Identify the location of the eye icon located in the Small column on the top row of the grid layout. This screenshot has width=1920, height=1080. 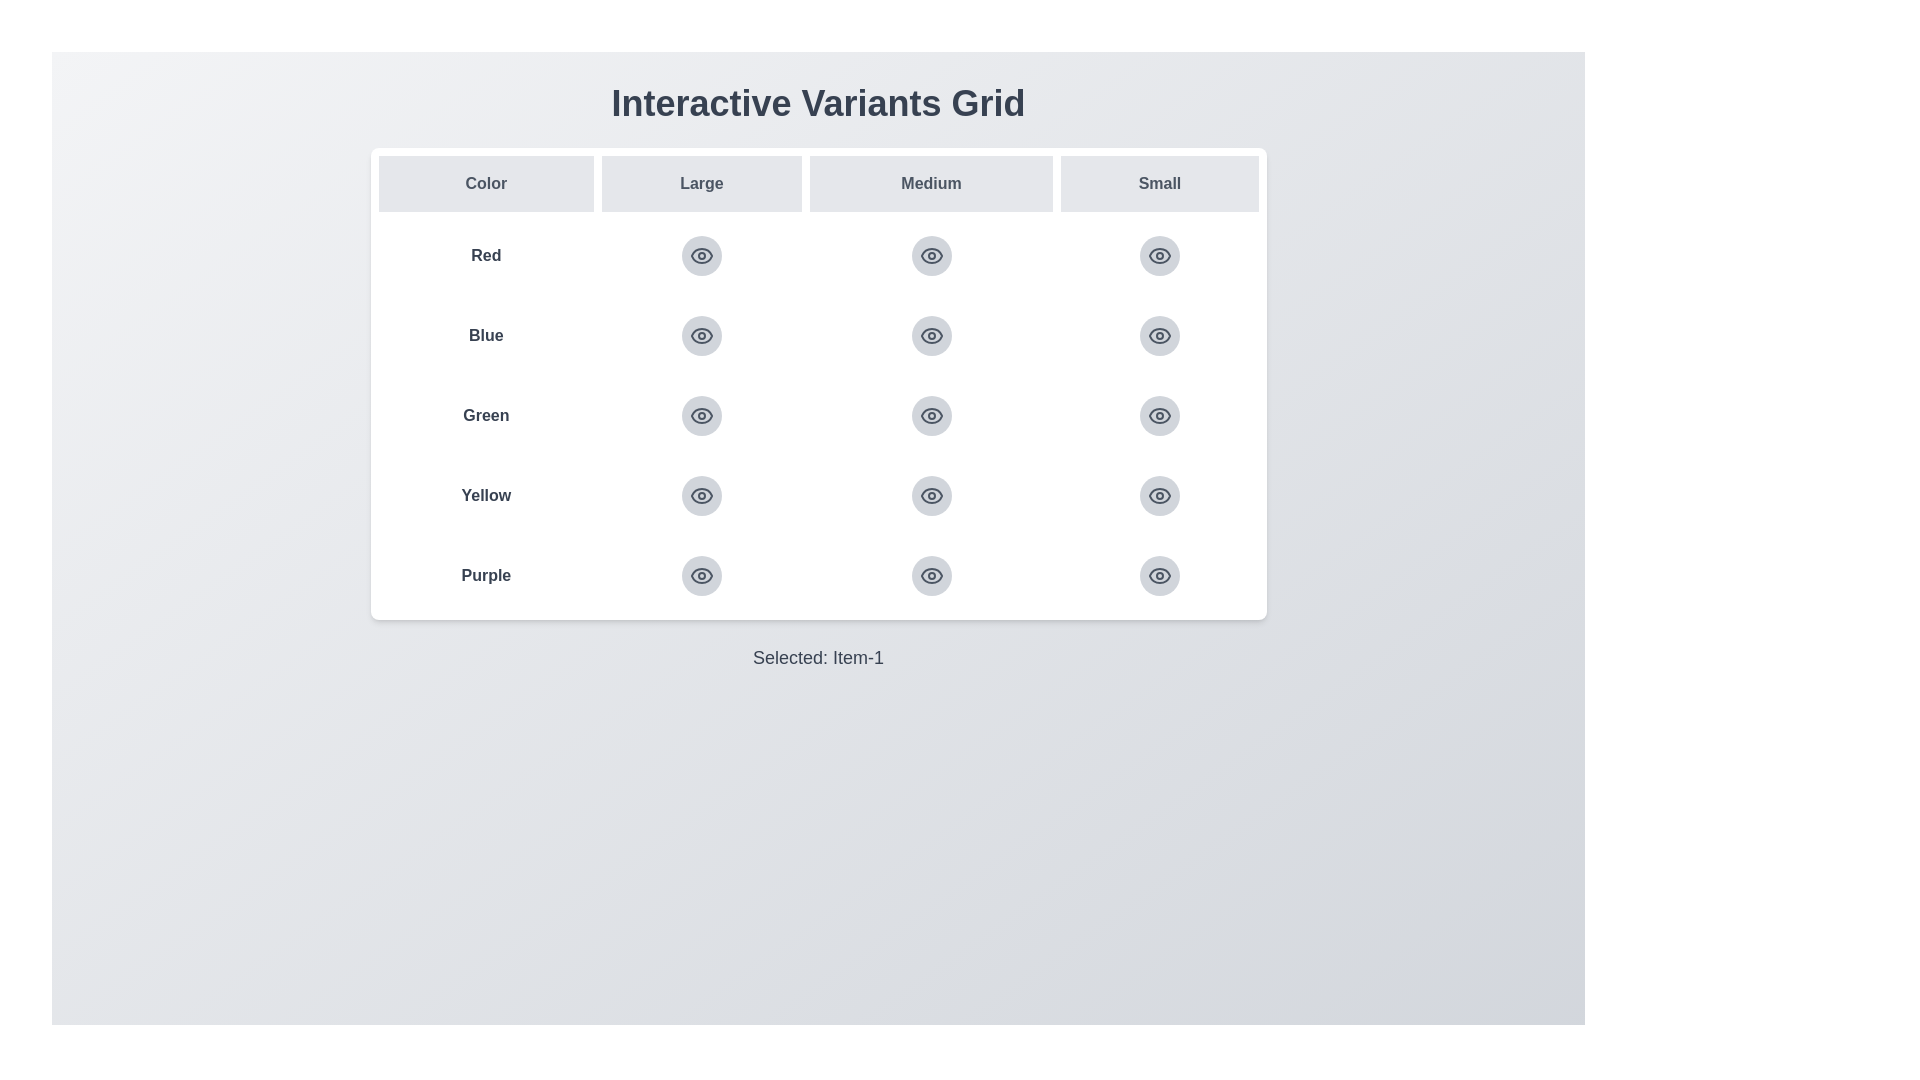
(1160, 254).